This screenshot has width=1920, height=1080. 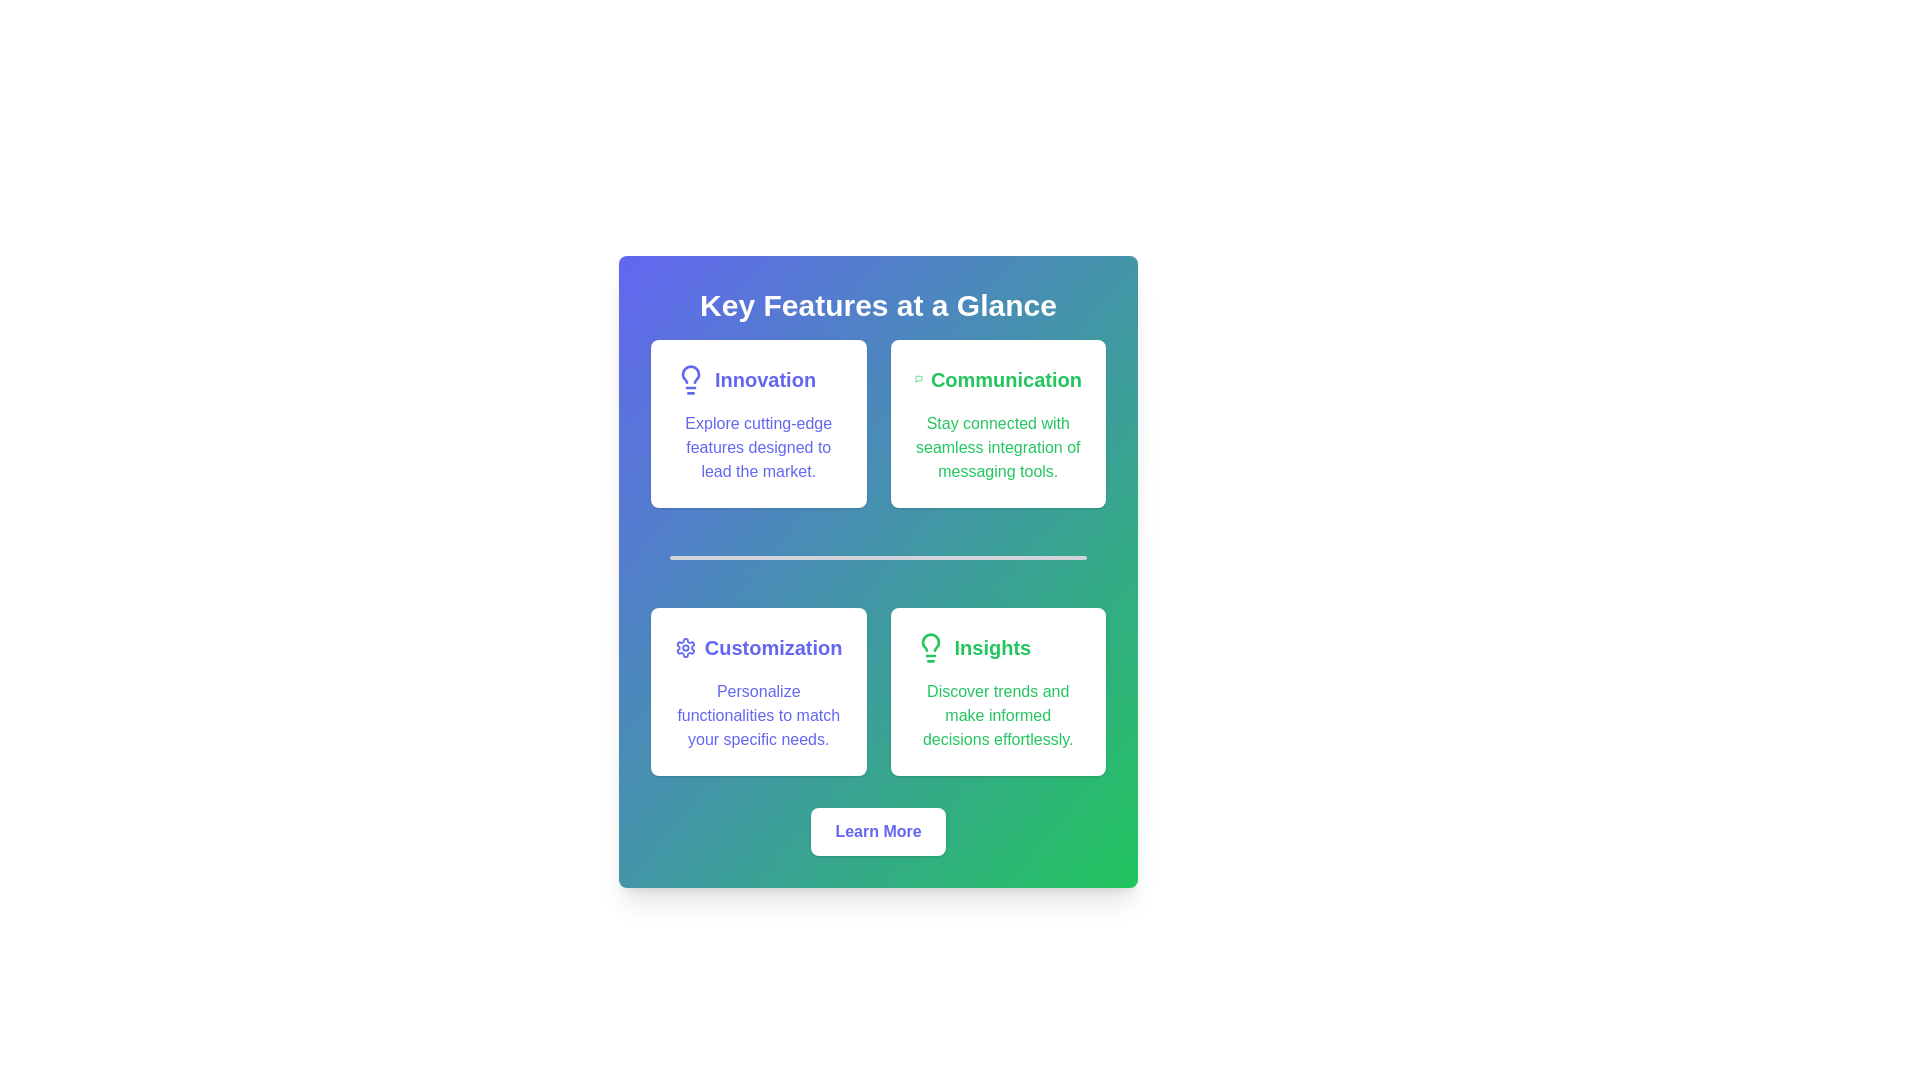 What do you see at coordinates (878, 558) in the screenshot?
I see `the horizontal separator bar that visually separates the 'Innovation' and 'Communication' cards from the 'Customization' and 'Insights' cards` at bounding box center [878, 558].